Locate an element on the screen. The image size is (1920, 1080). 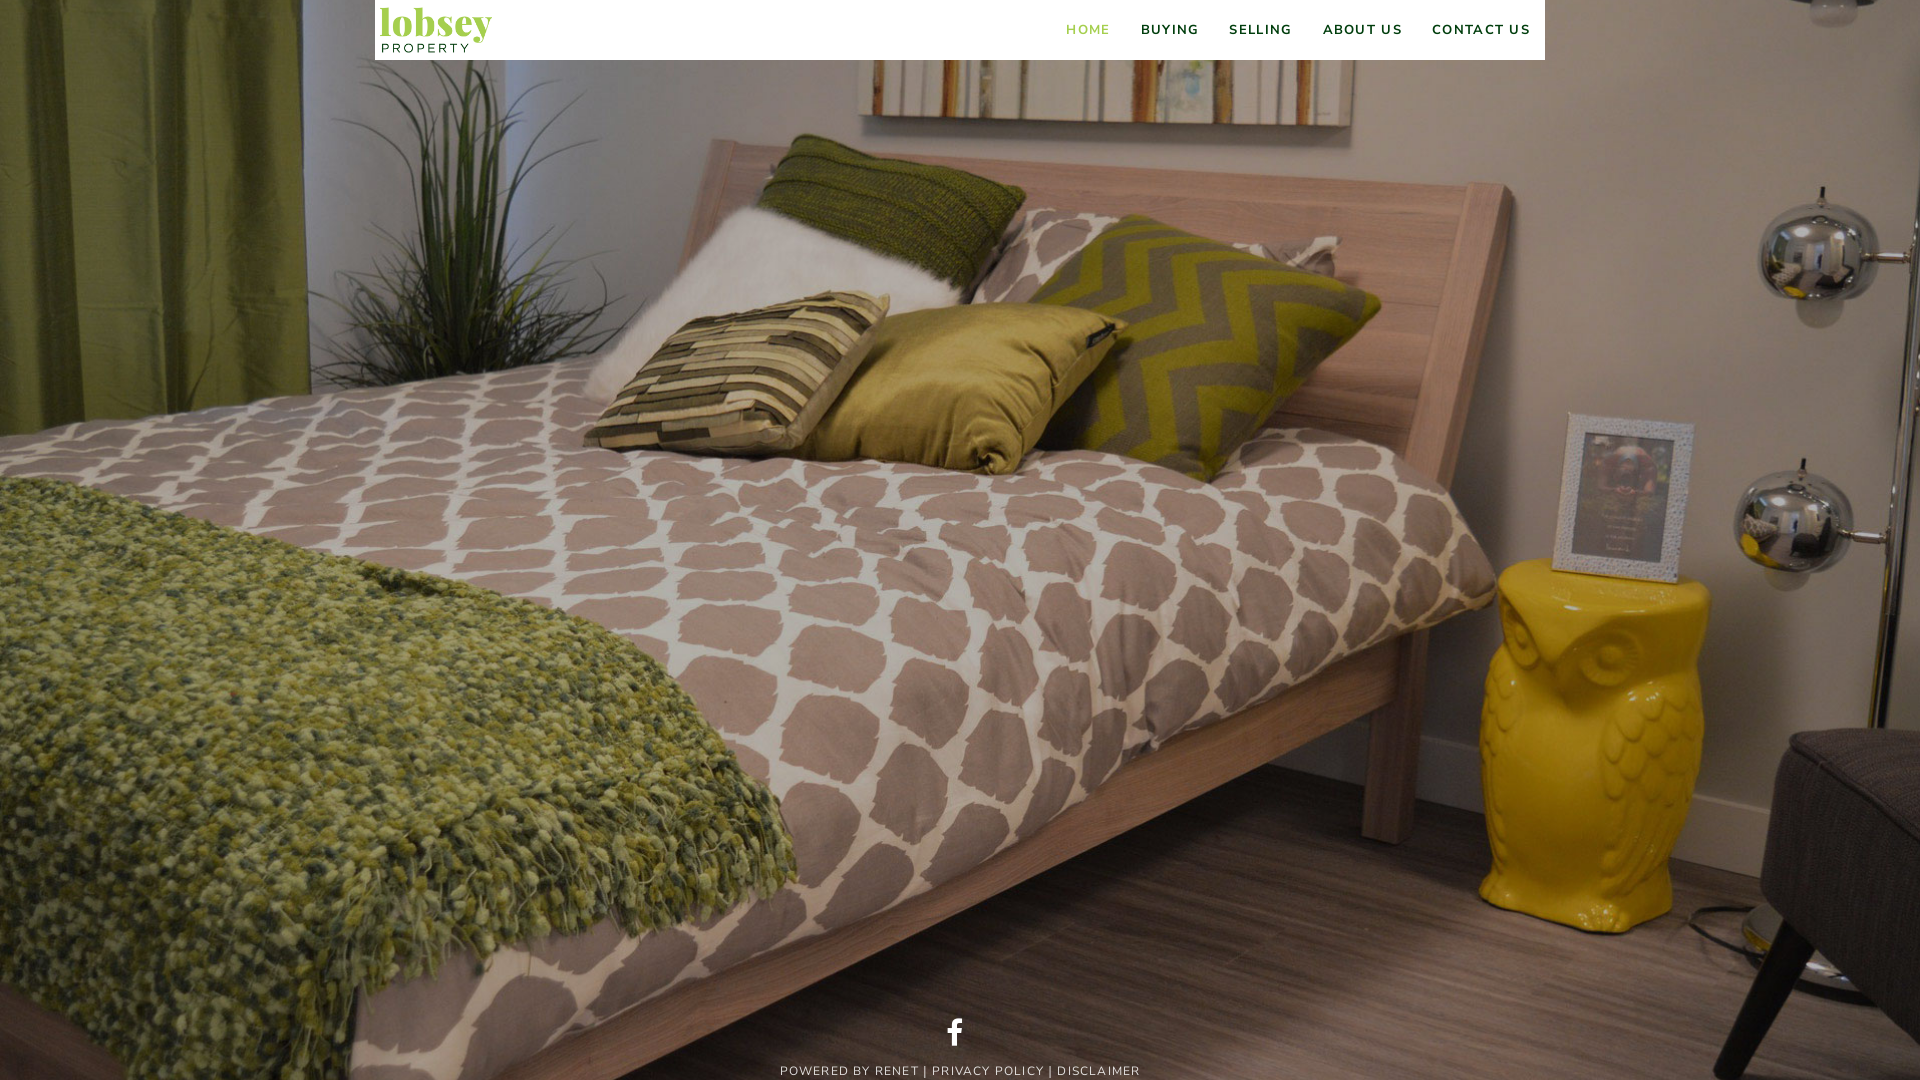
'BUYING' is located at coordinates (1170, 30).